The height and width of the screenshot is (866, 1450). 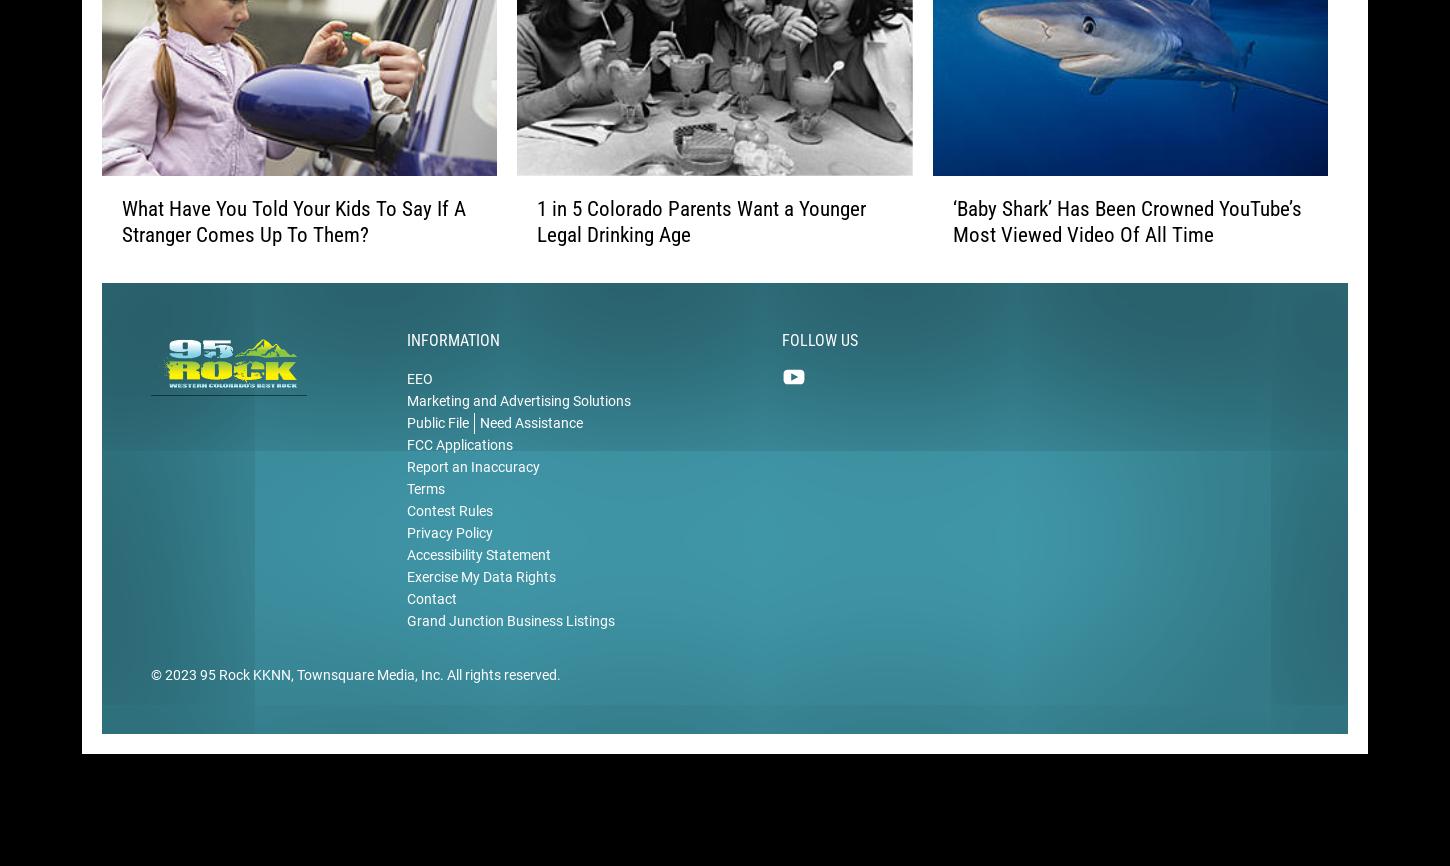 What do you see at coordinates (406, 471) in the screenshot?
I see `'FCC Applications'` at bounding box center [406, 471].